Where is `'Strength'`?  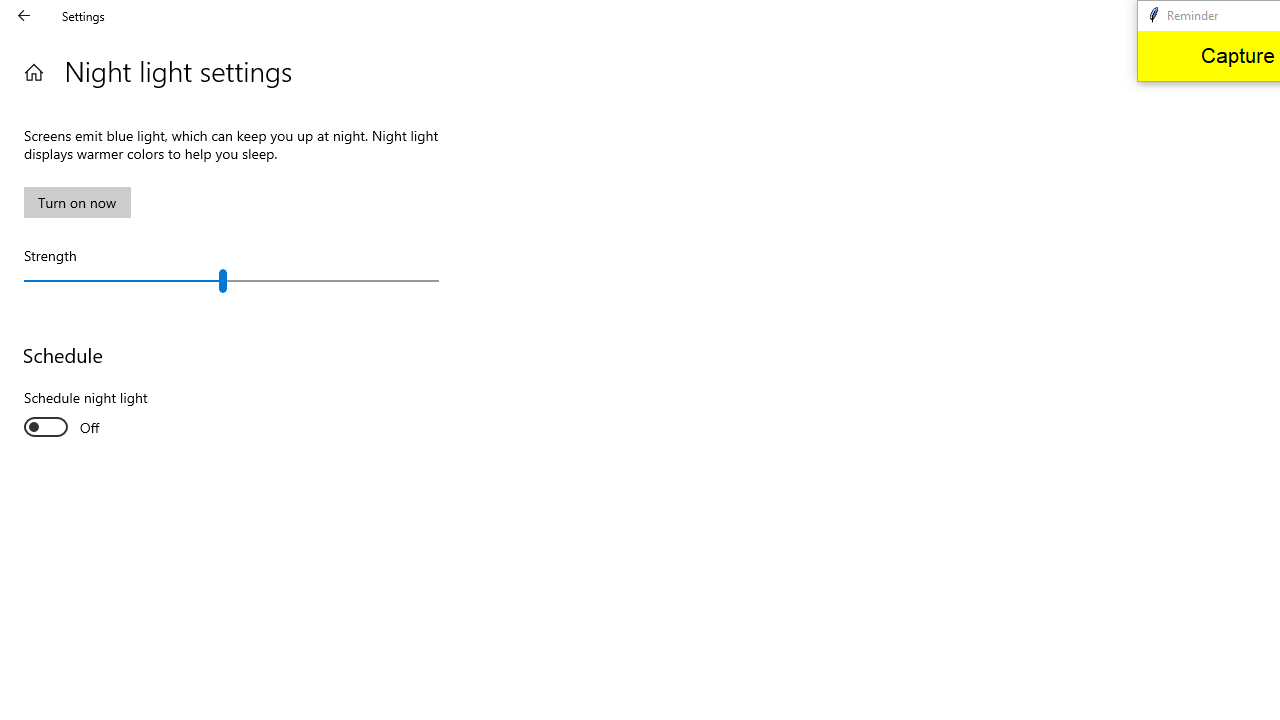
'Strength' is located at coordinates (231, 280).